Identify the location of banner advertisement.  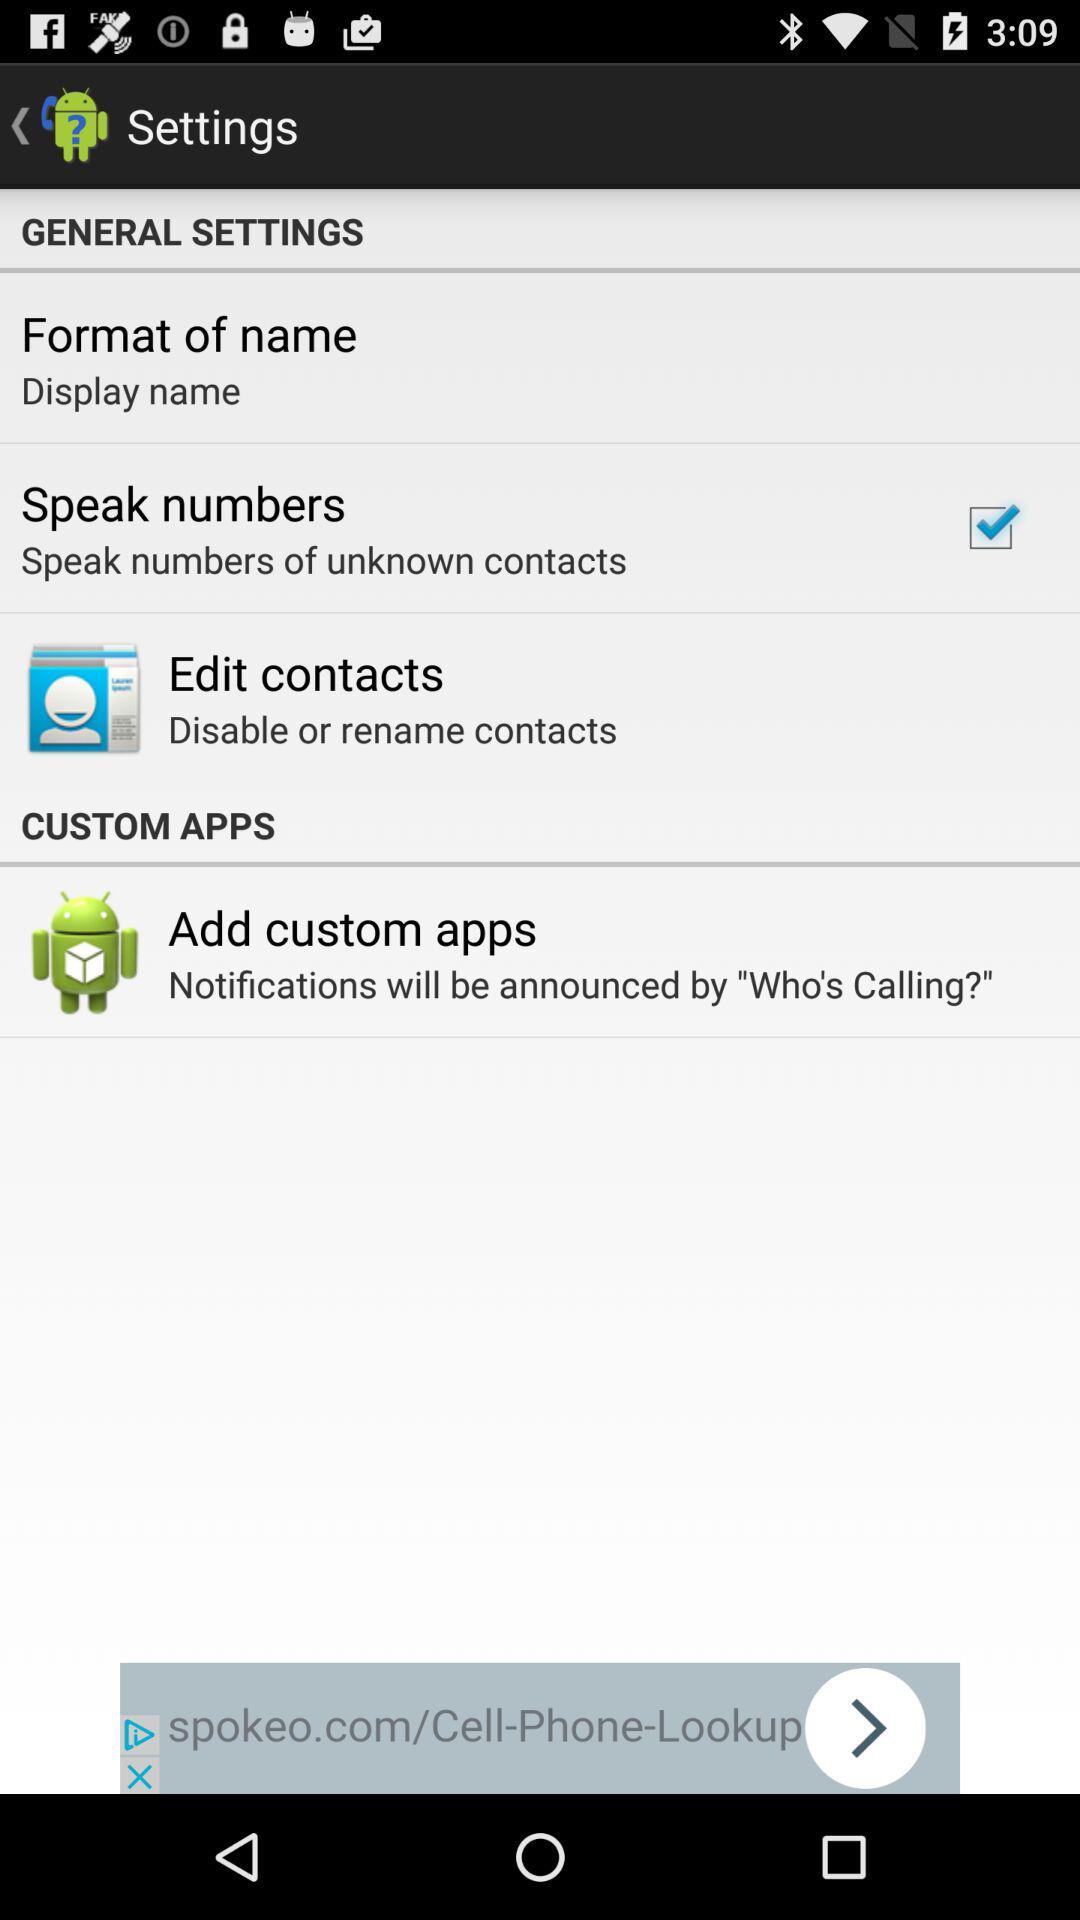
(540, 1727).